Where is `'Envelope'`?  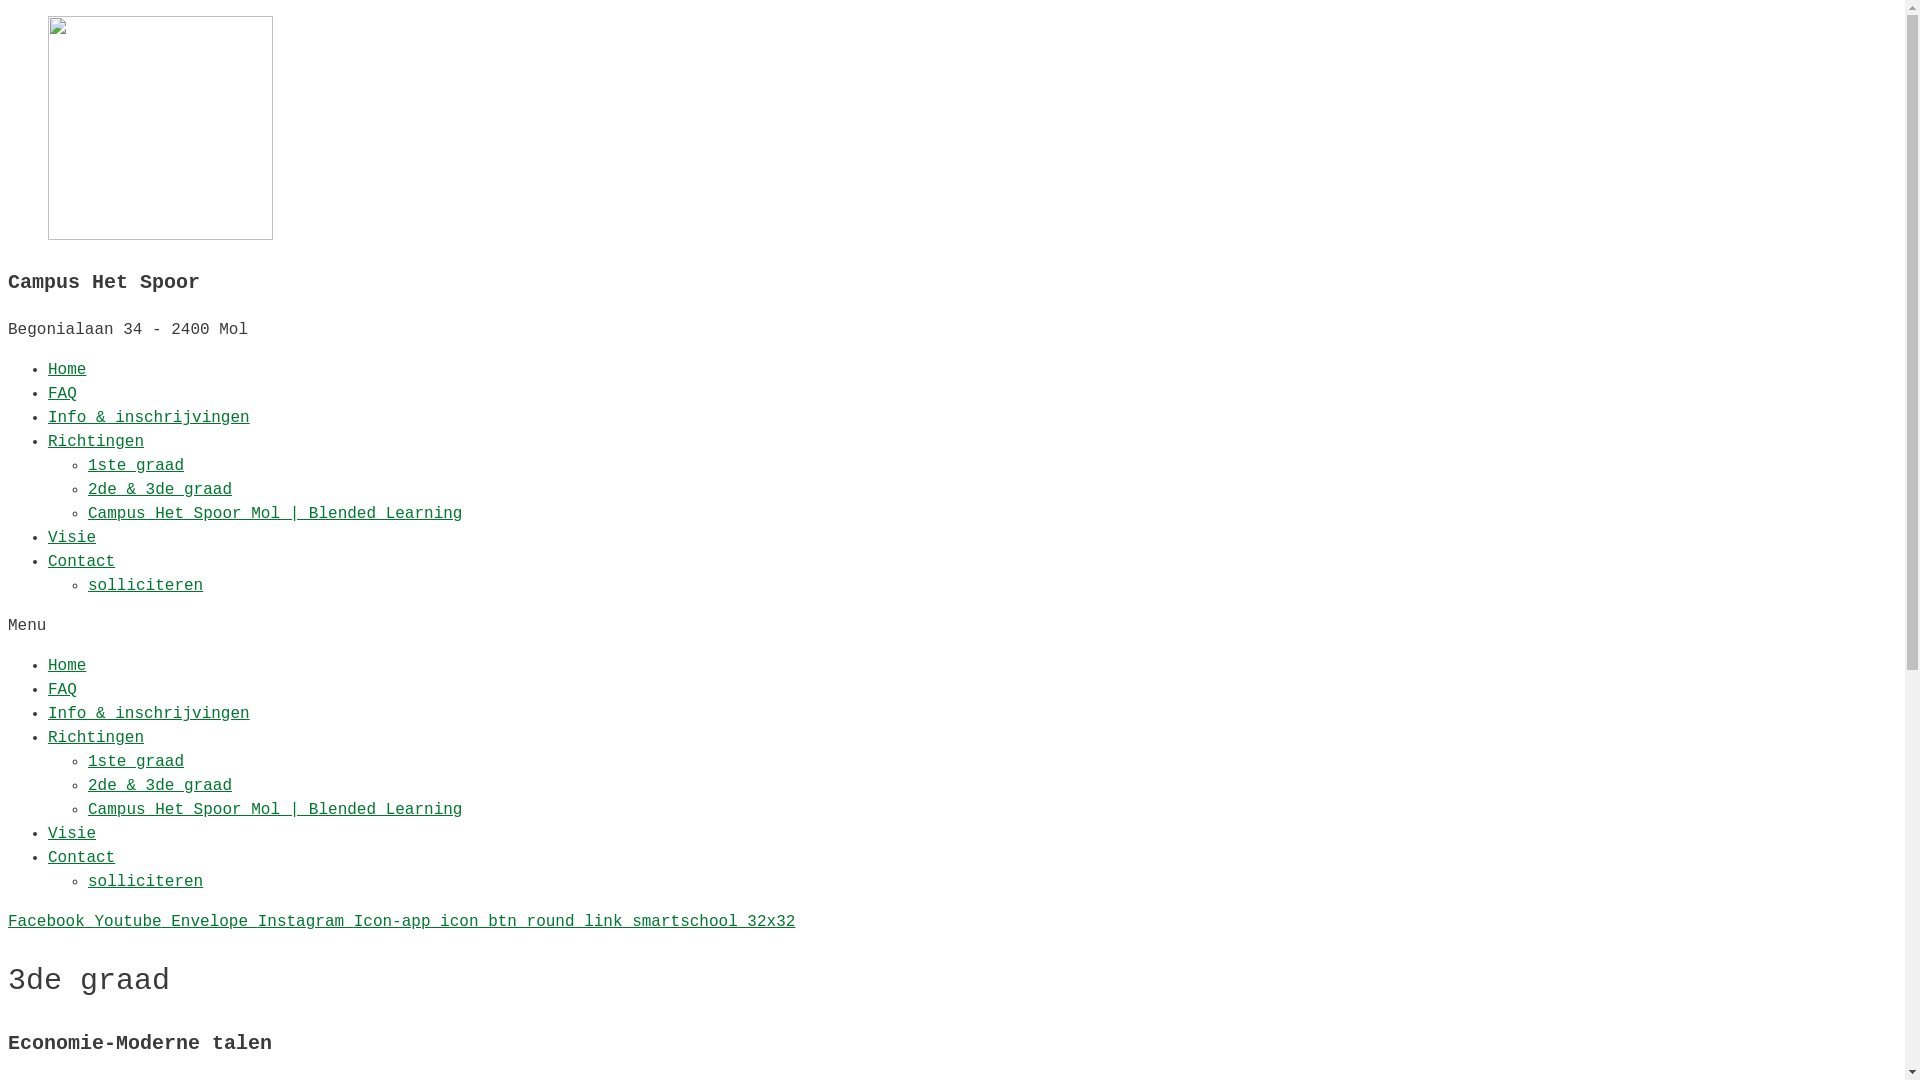 'Envelope' is located at coordinates (171, 921).